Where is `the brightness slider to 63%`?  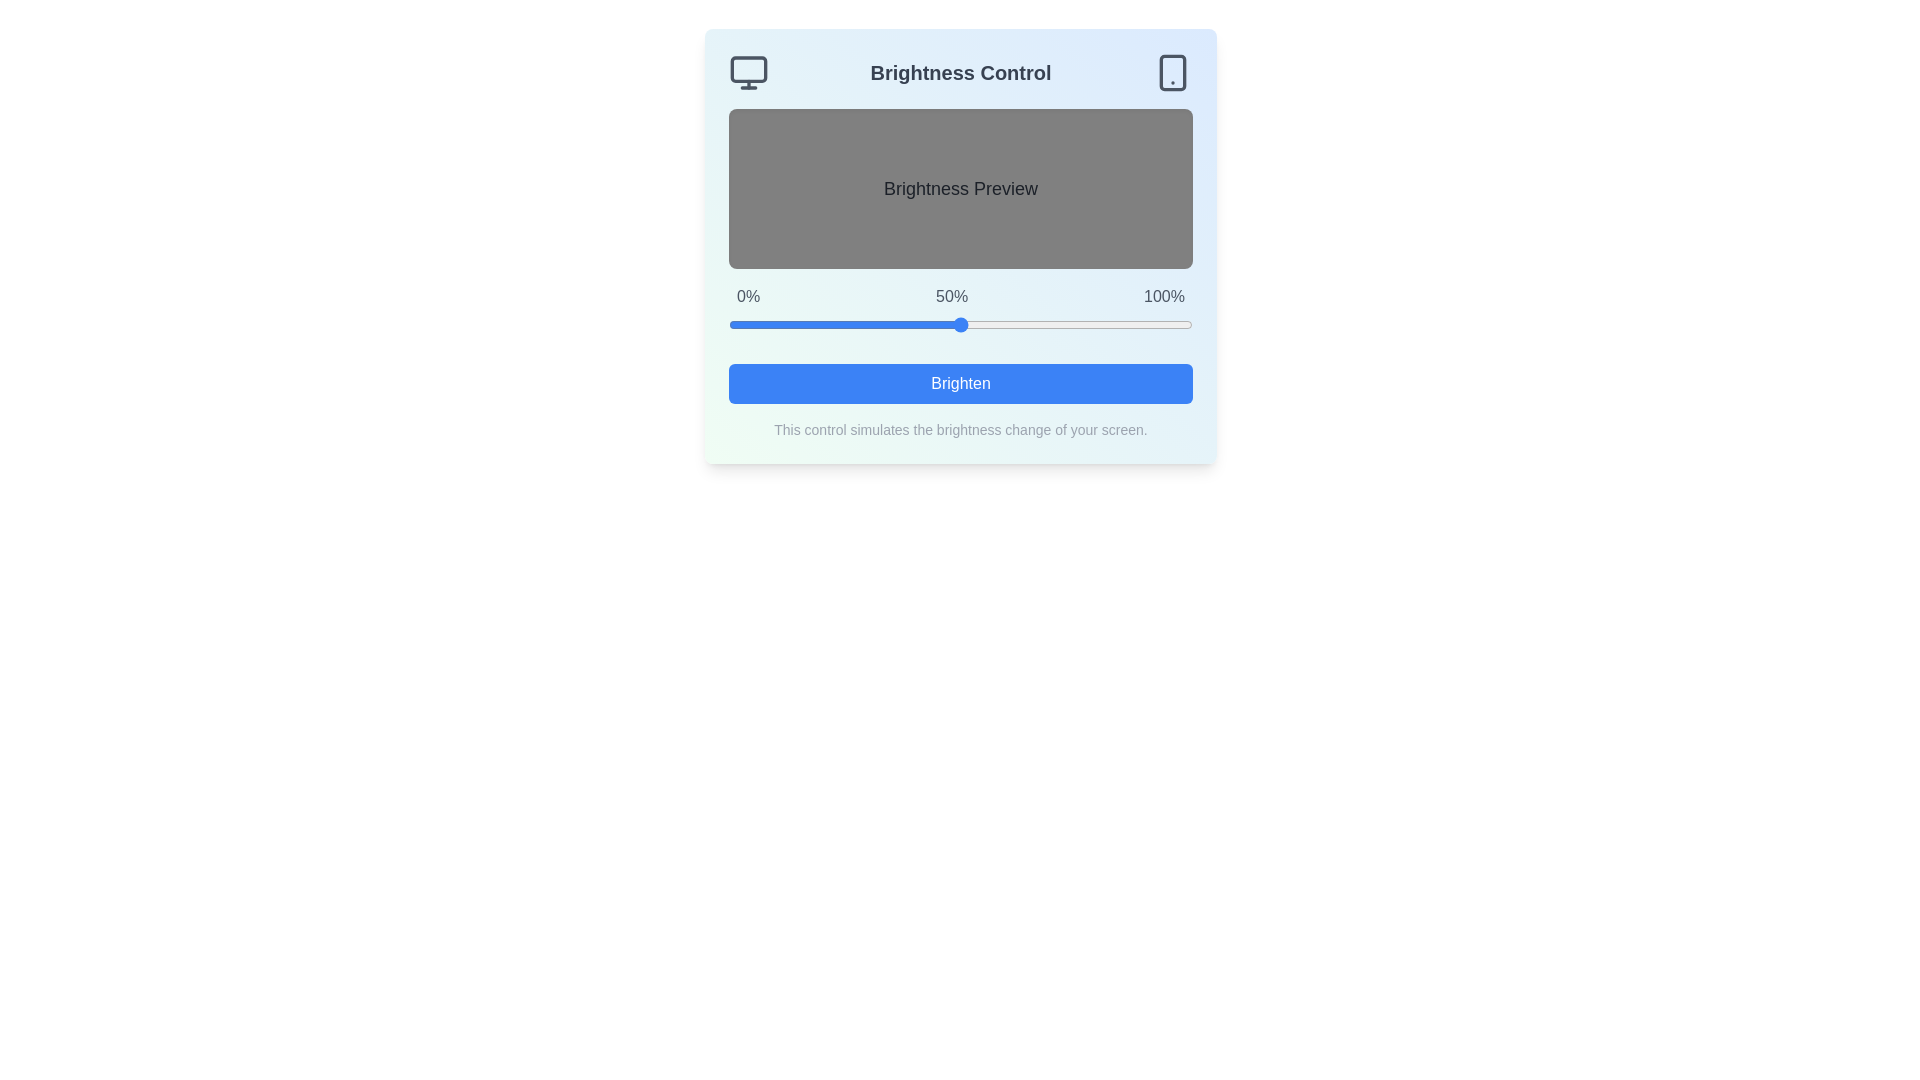 the brightness slider to 63% is located at coordinates (1021, 323).